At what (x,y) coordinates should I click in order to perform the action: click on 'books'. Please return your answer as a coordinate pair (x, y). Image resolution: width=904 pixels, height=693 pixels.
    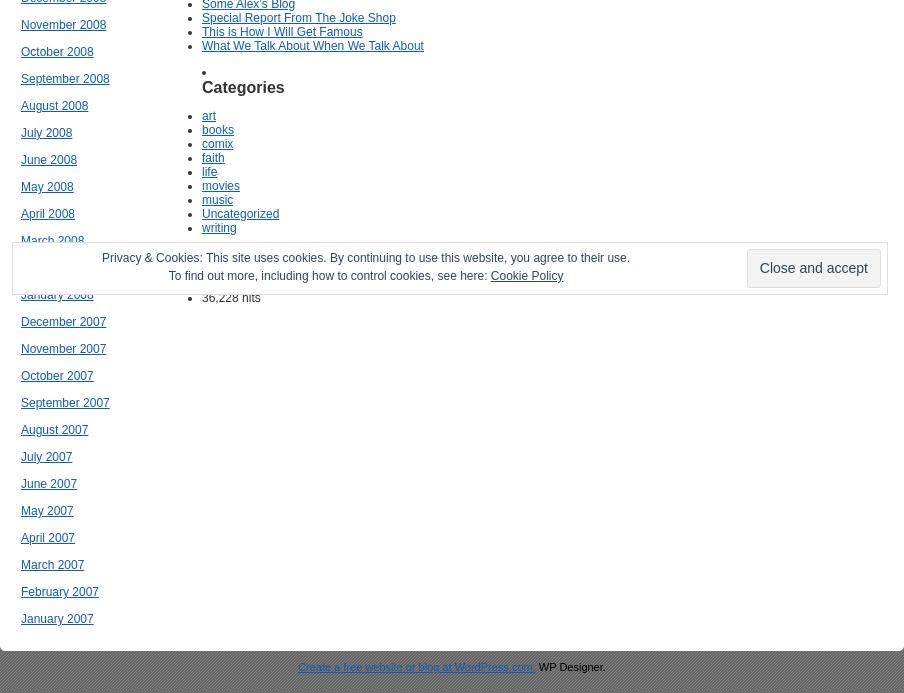
    Looking at the image, I should click on (202, 130).